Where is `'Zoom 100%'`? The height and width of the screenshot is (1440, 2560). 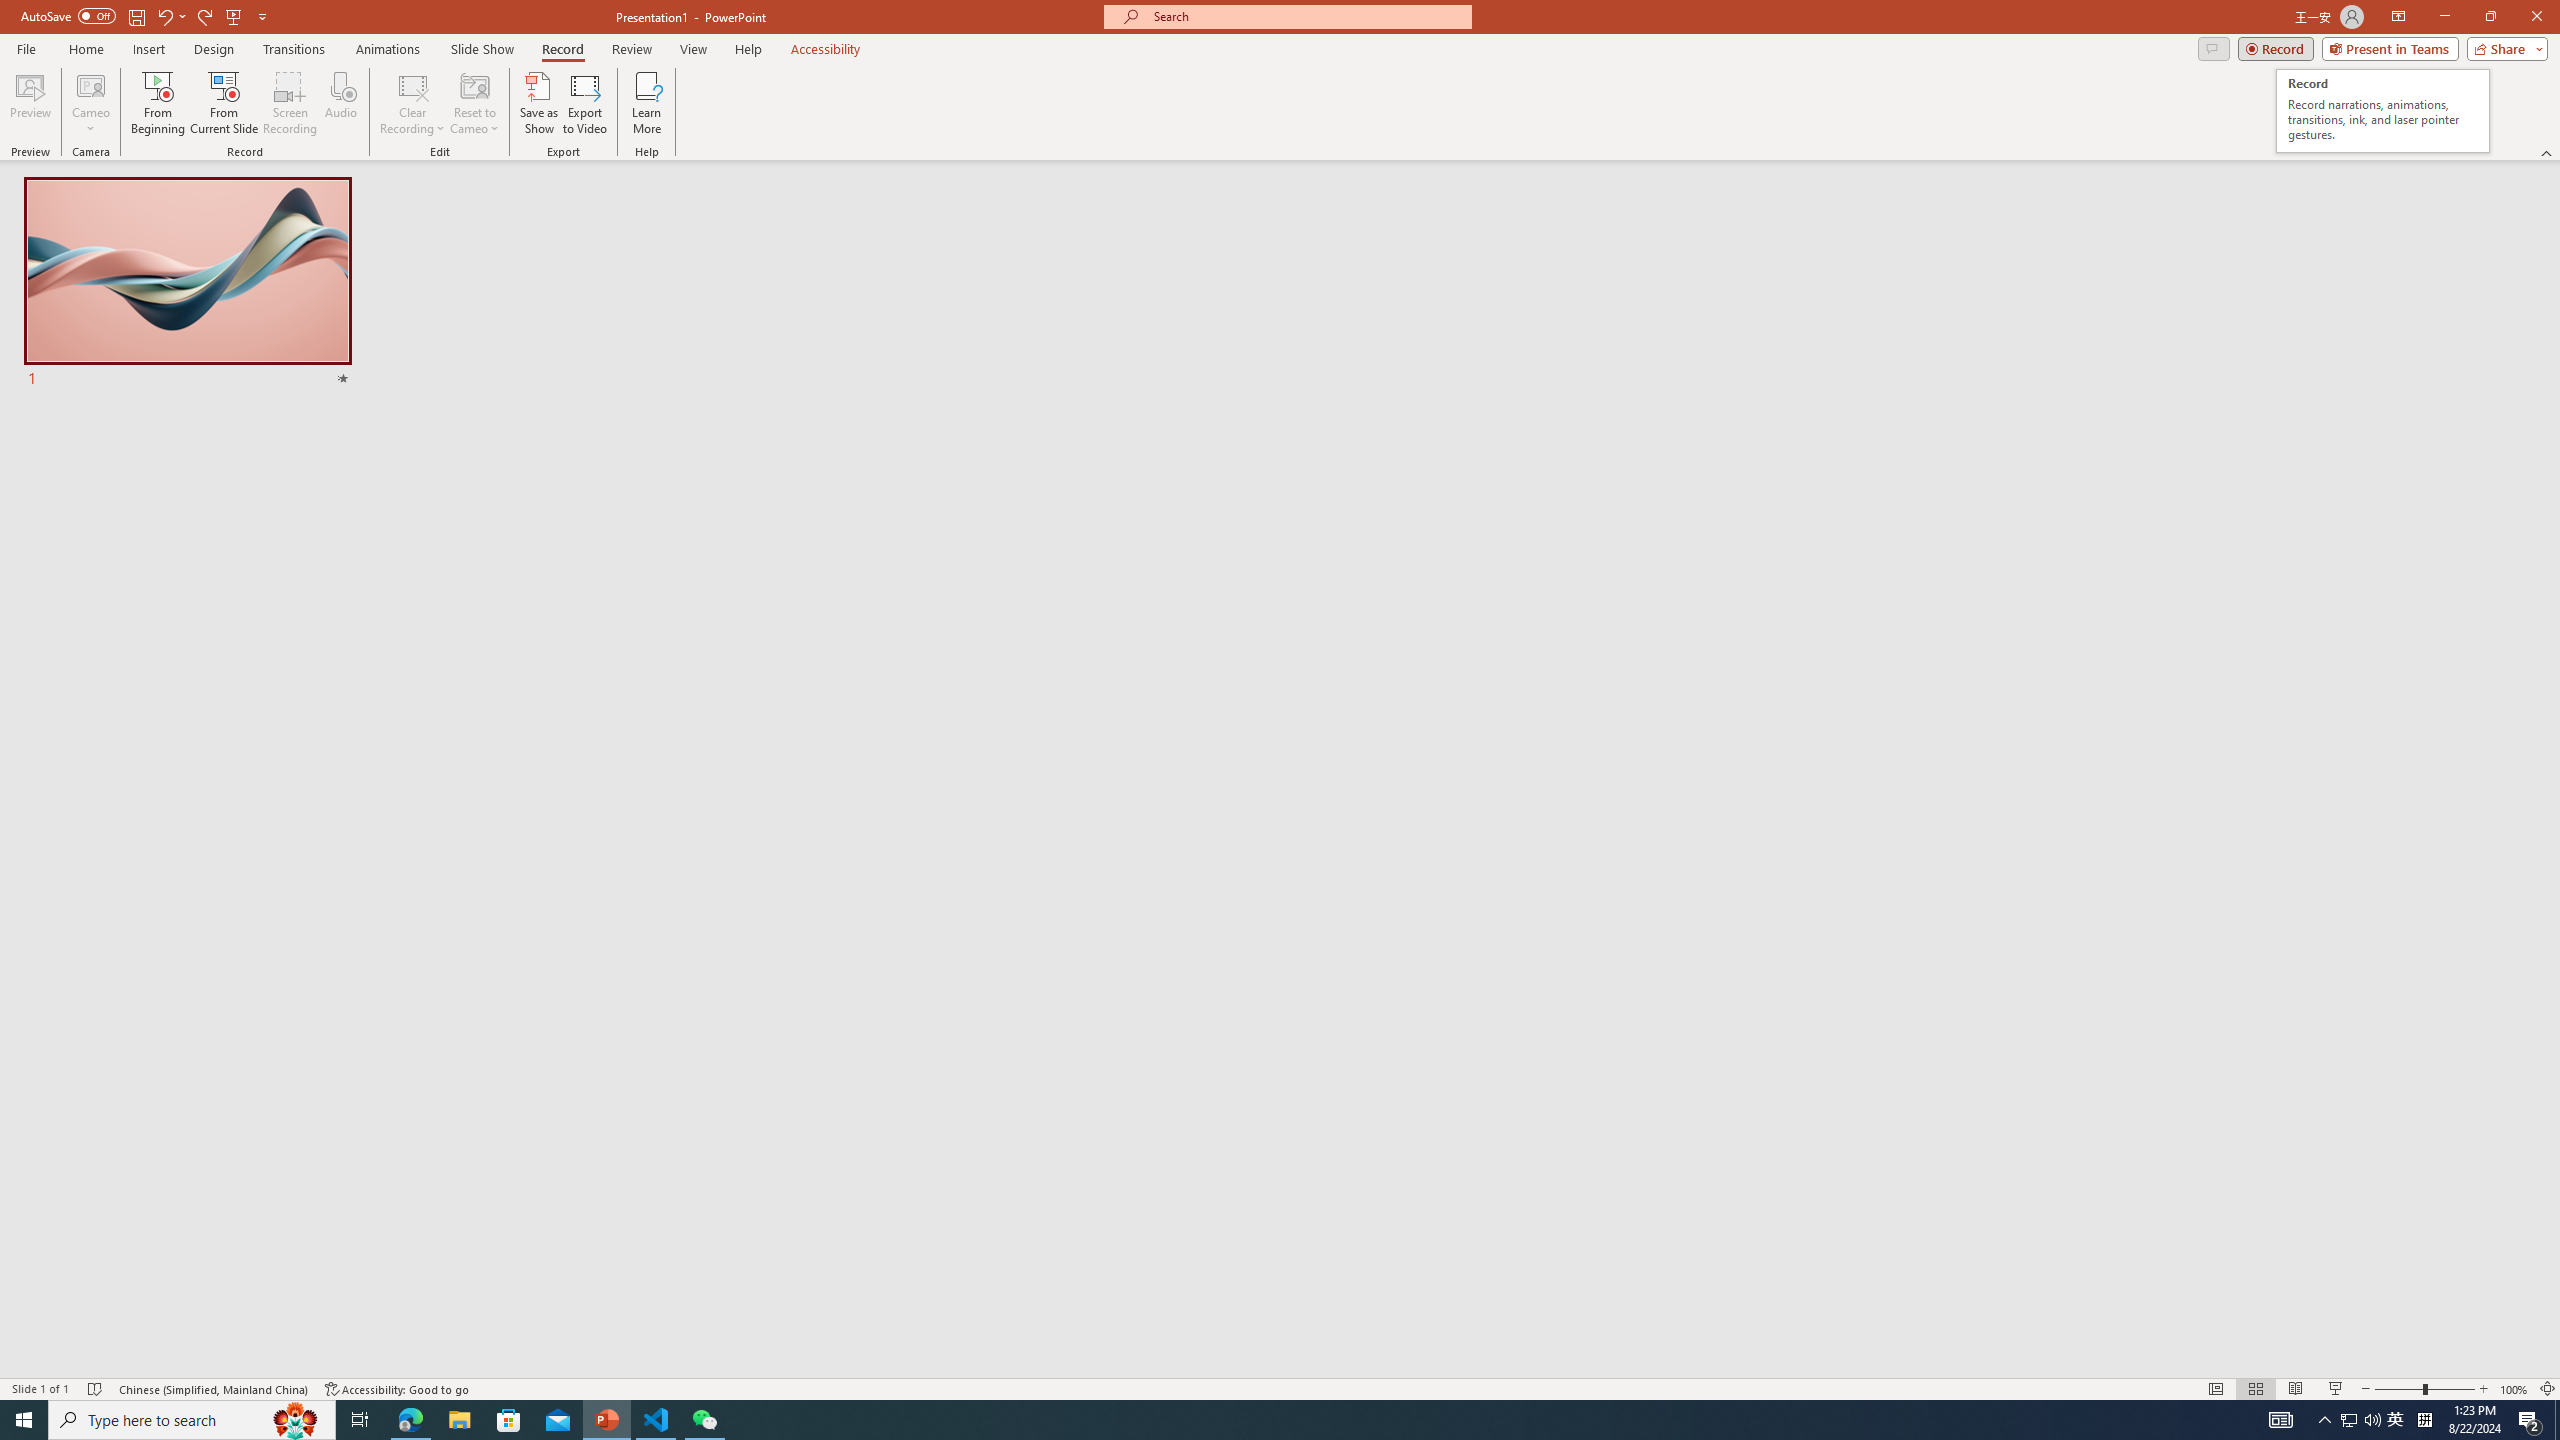
'Zoom 100%' is located at coordinates (2515, 1389).